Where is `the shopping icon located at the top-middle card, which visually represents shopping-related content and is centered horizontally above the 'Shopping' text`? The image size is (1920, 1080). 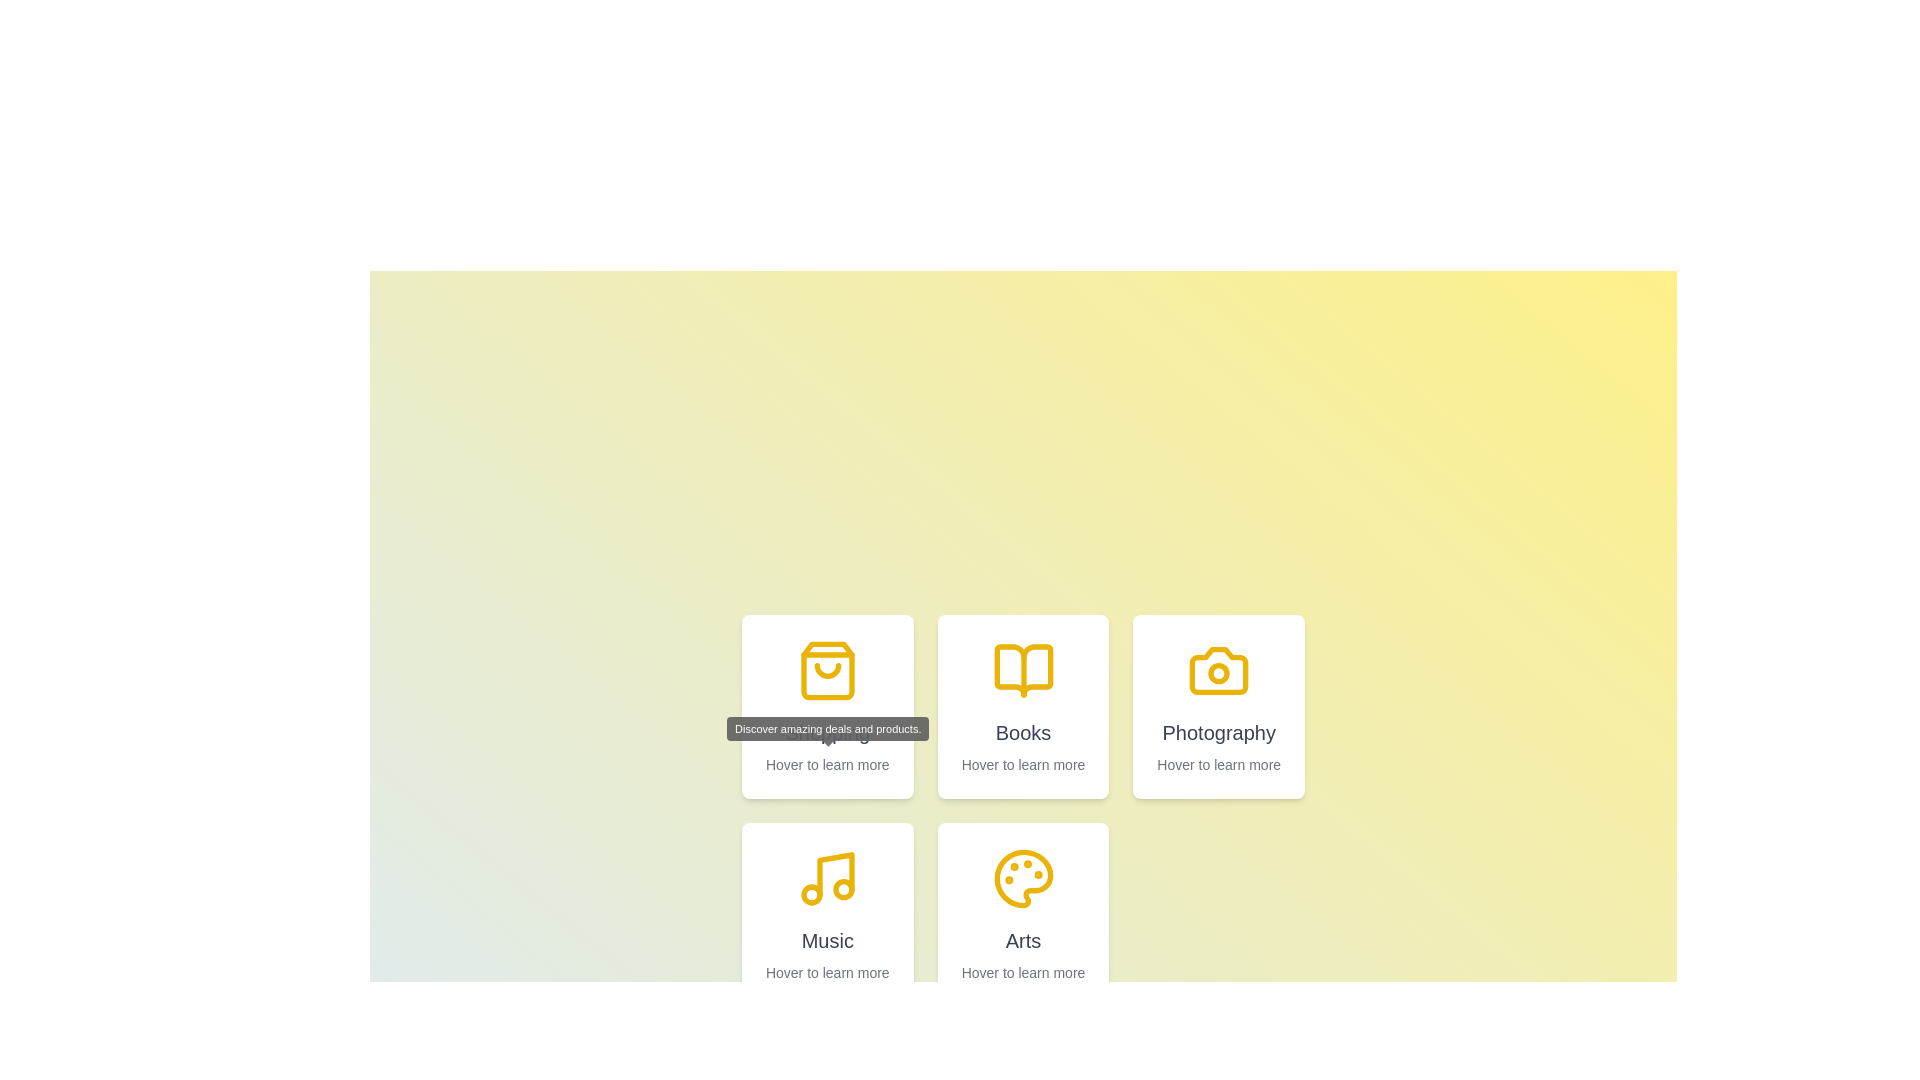 the shopping icon located at the top-middle card, which visually represents shopping-related content and is centered horizontally above the 'Shopping' text is located at coordinates (827, 671).